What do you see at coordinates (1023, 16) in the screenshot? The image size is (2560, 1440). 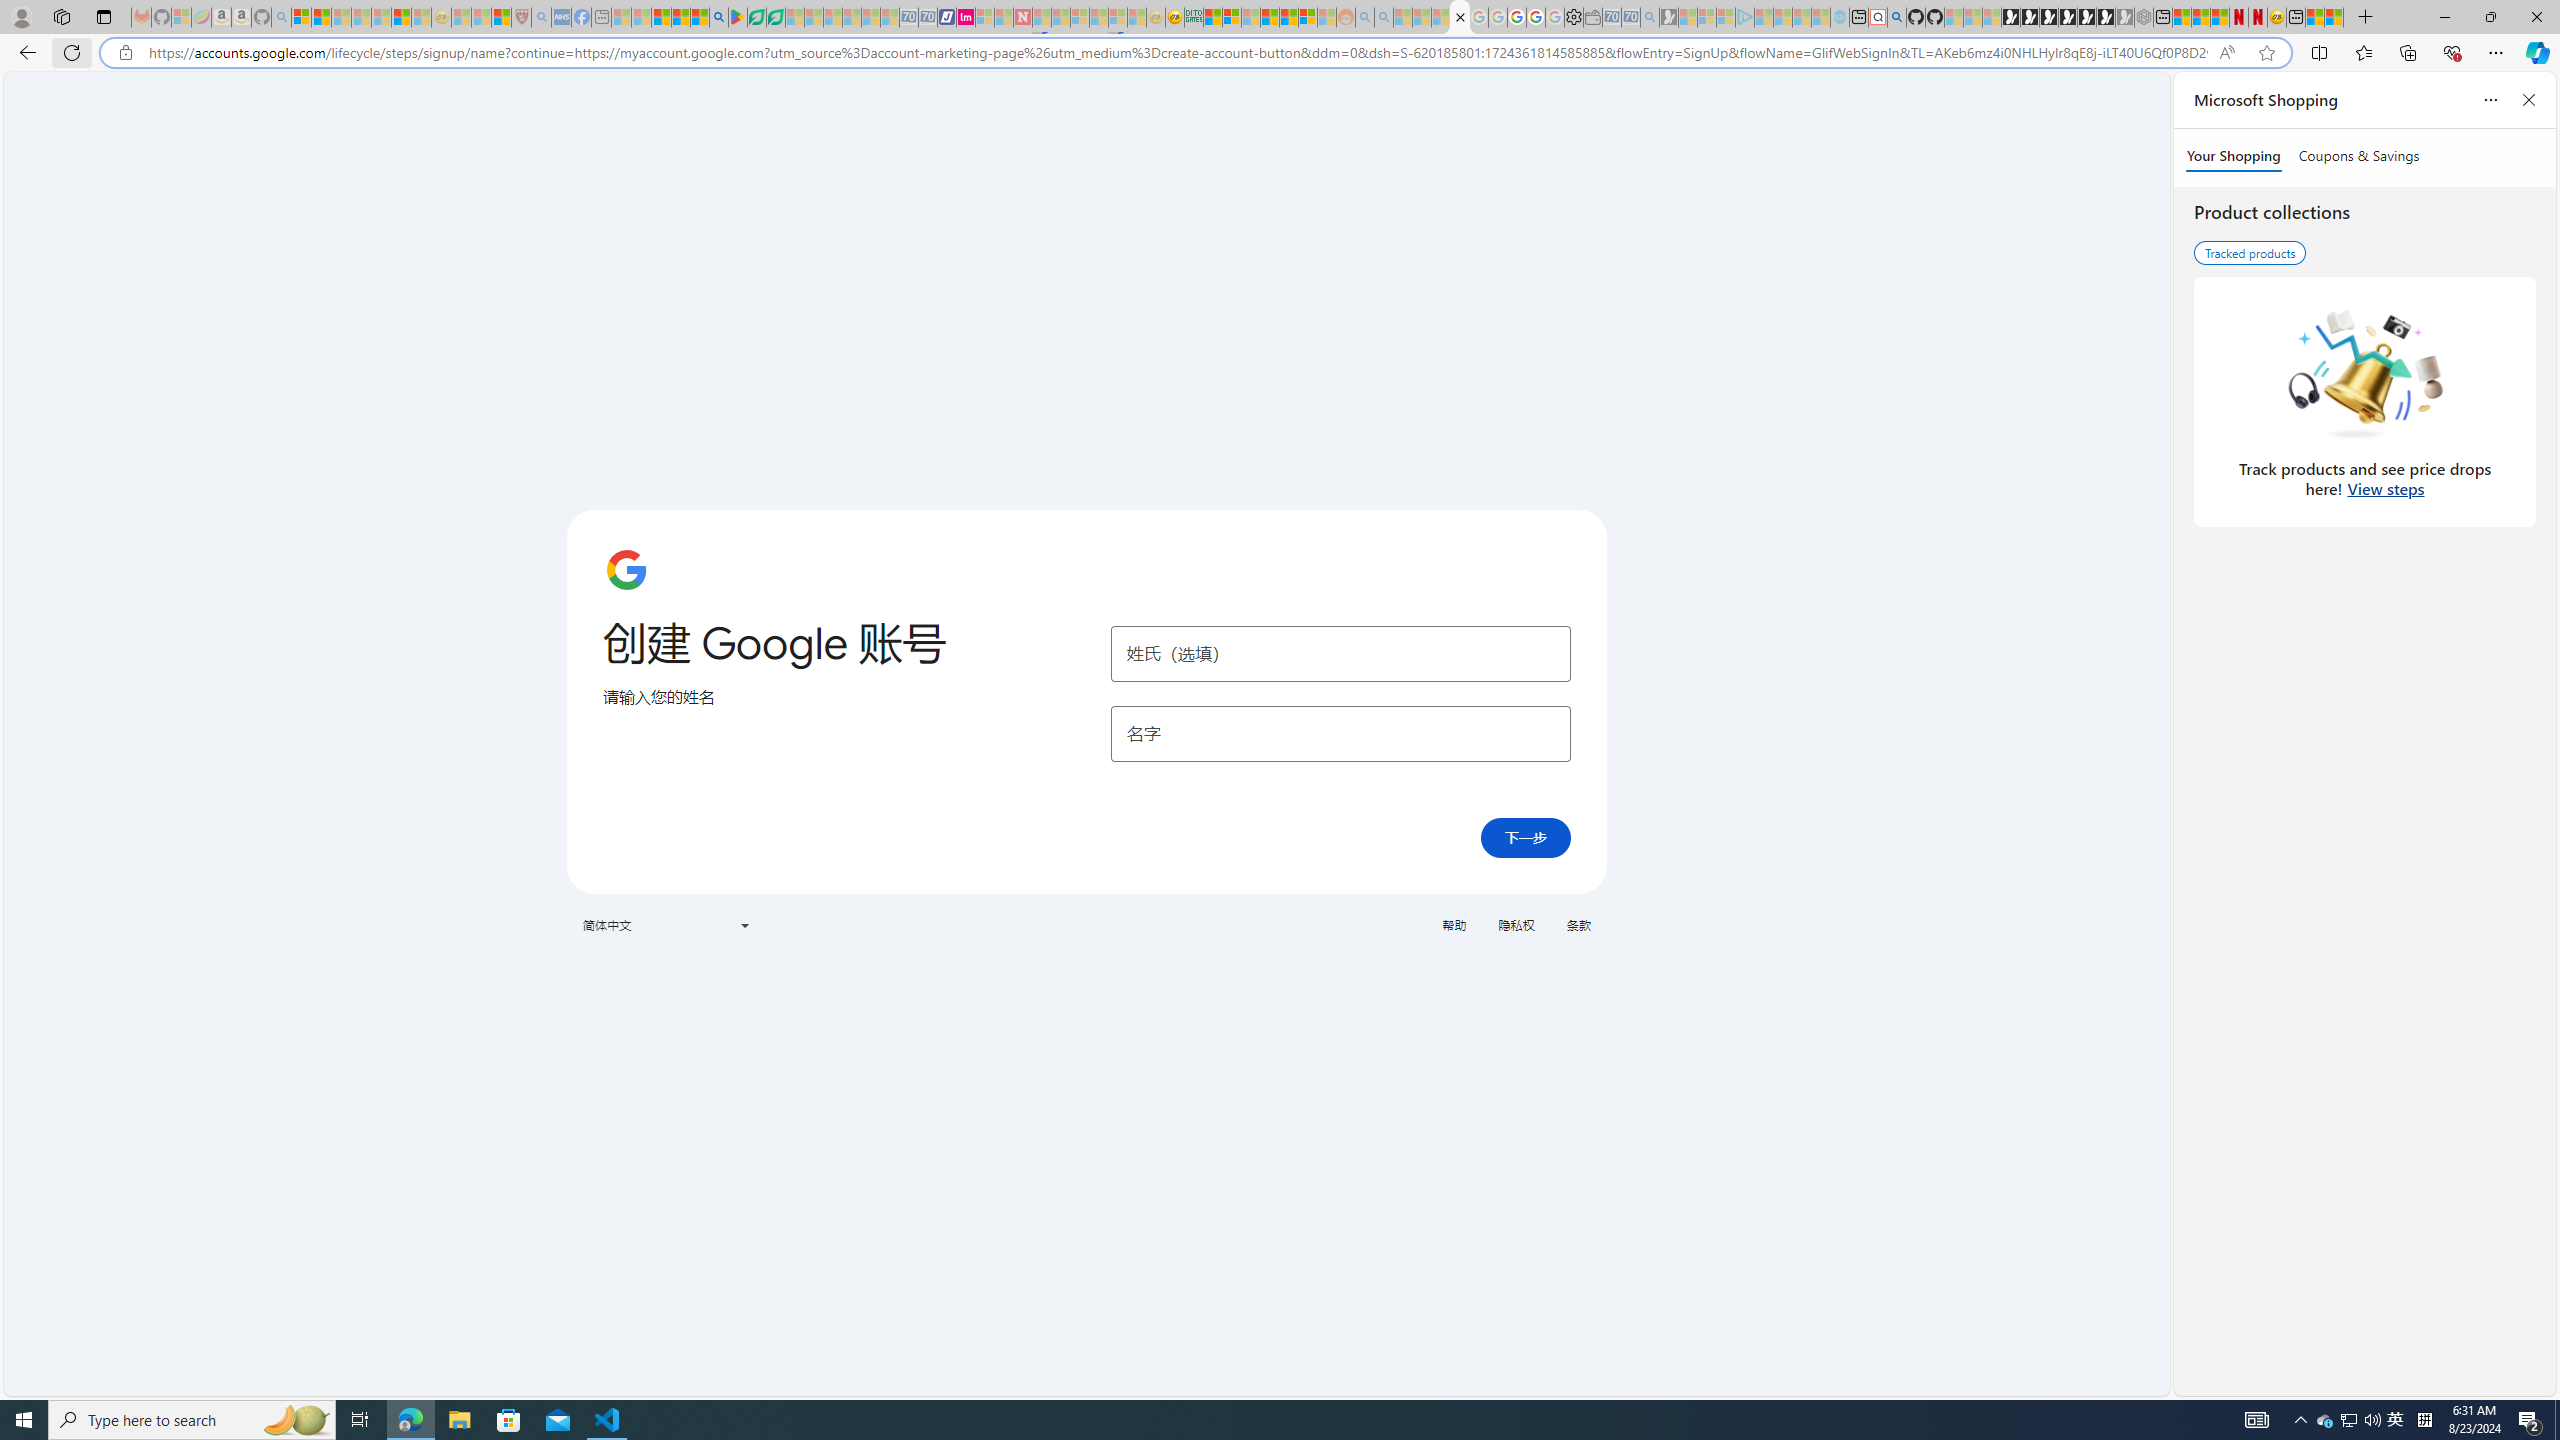 I see `'Latest Politics News & Archive | Newsweek.com - Sleeping'` at bounding box center [1023, 16].